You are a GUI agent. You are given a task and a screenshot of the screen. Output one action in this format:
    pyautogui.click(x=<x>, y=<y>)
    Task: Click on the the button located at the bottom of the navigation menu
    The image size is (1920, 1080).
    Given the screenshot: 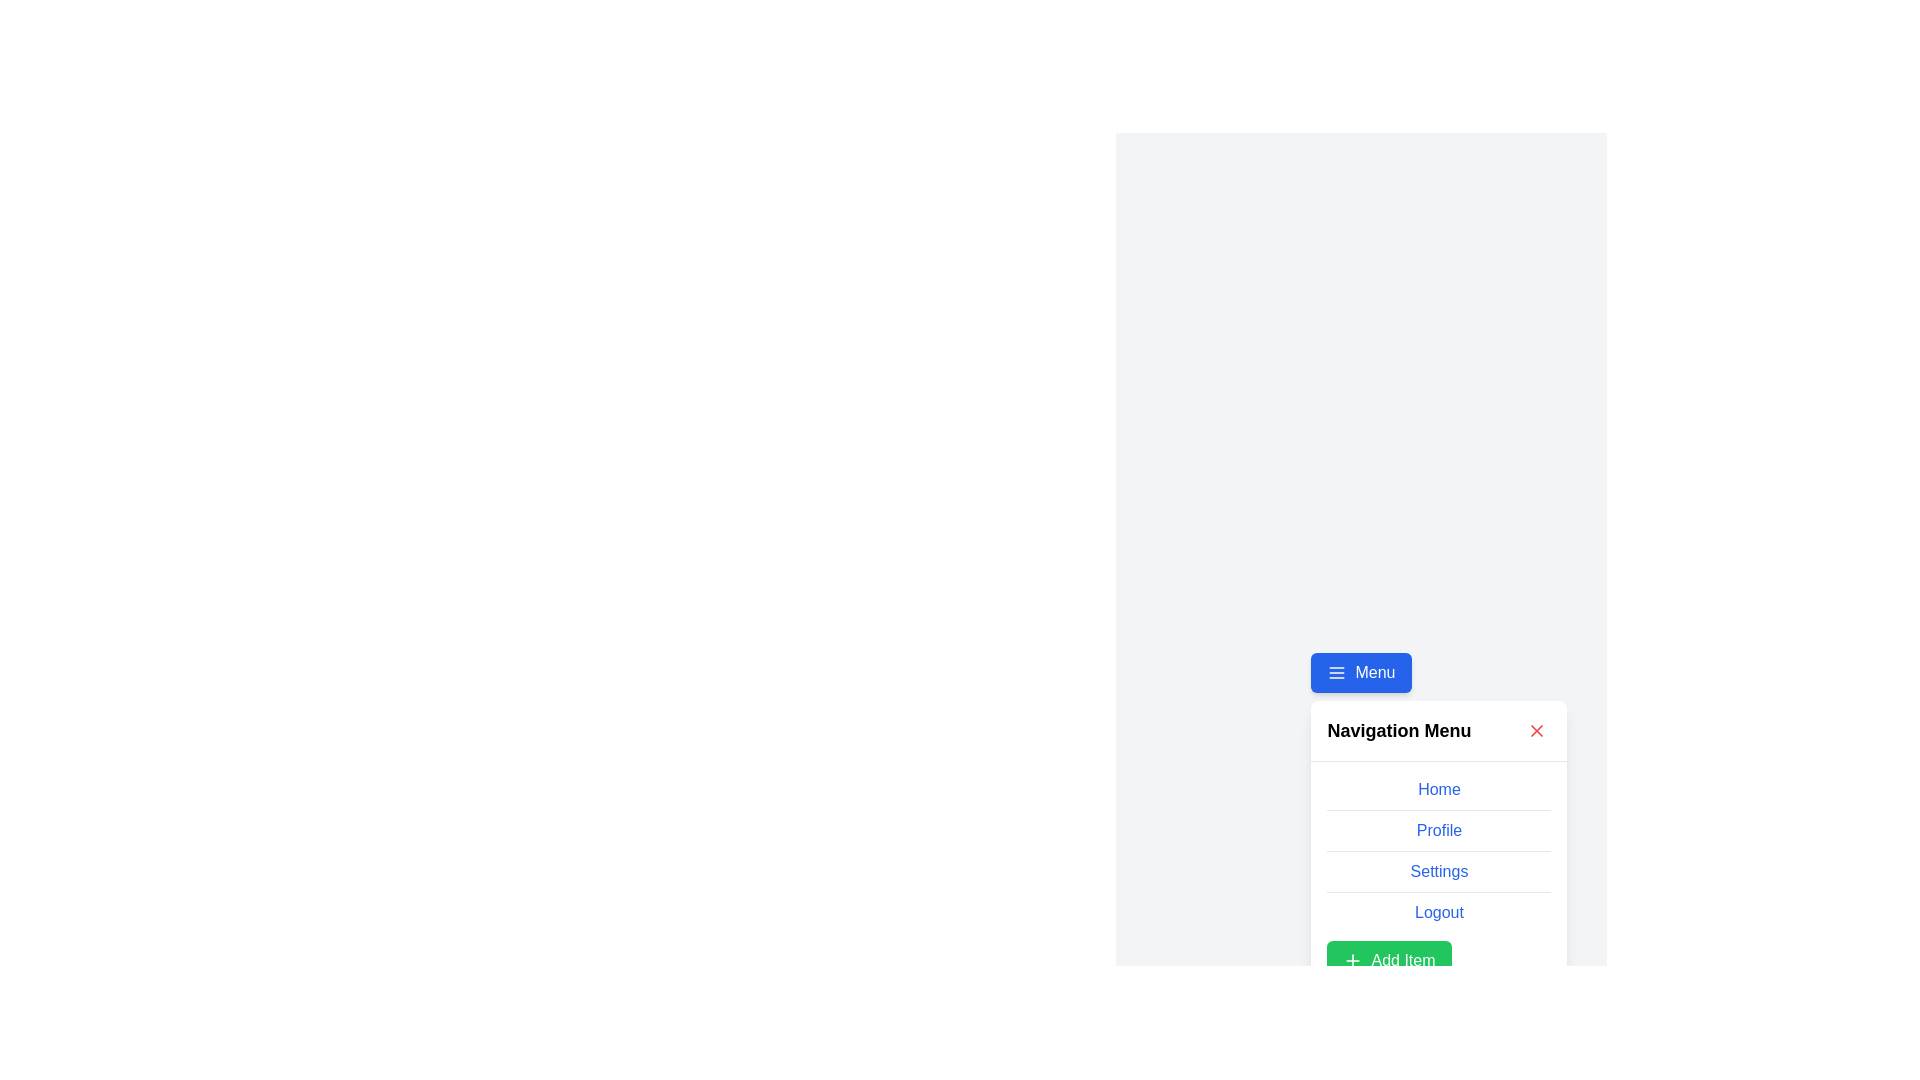 What is the action you would take?
    pyautogui.click(x=1388, y=959)
    